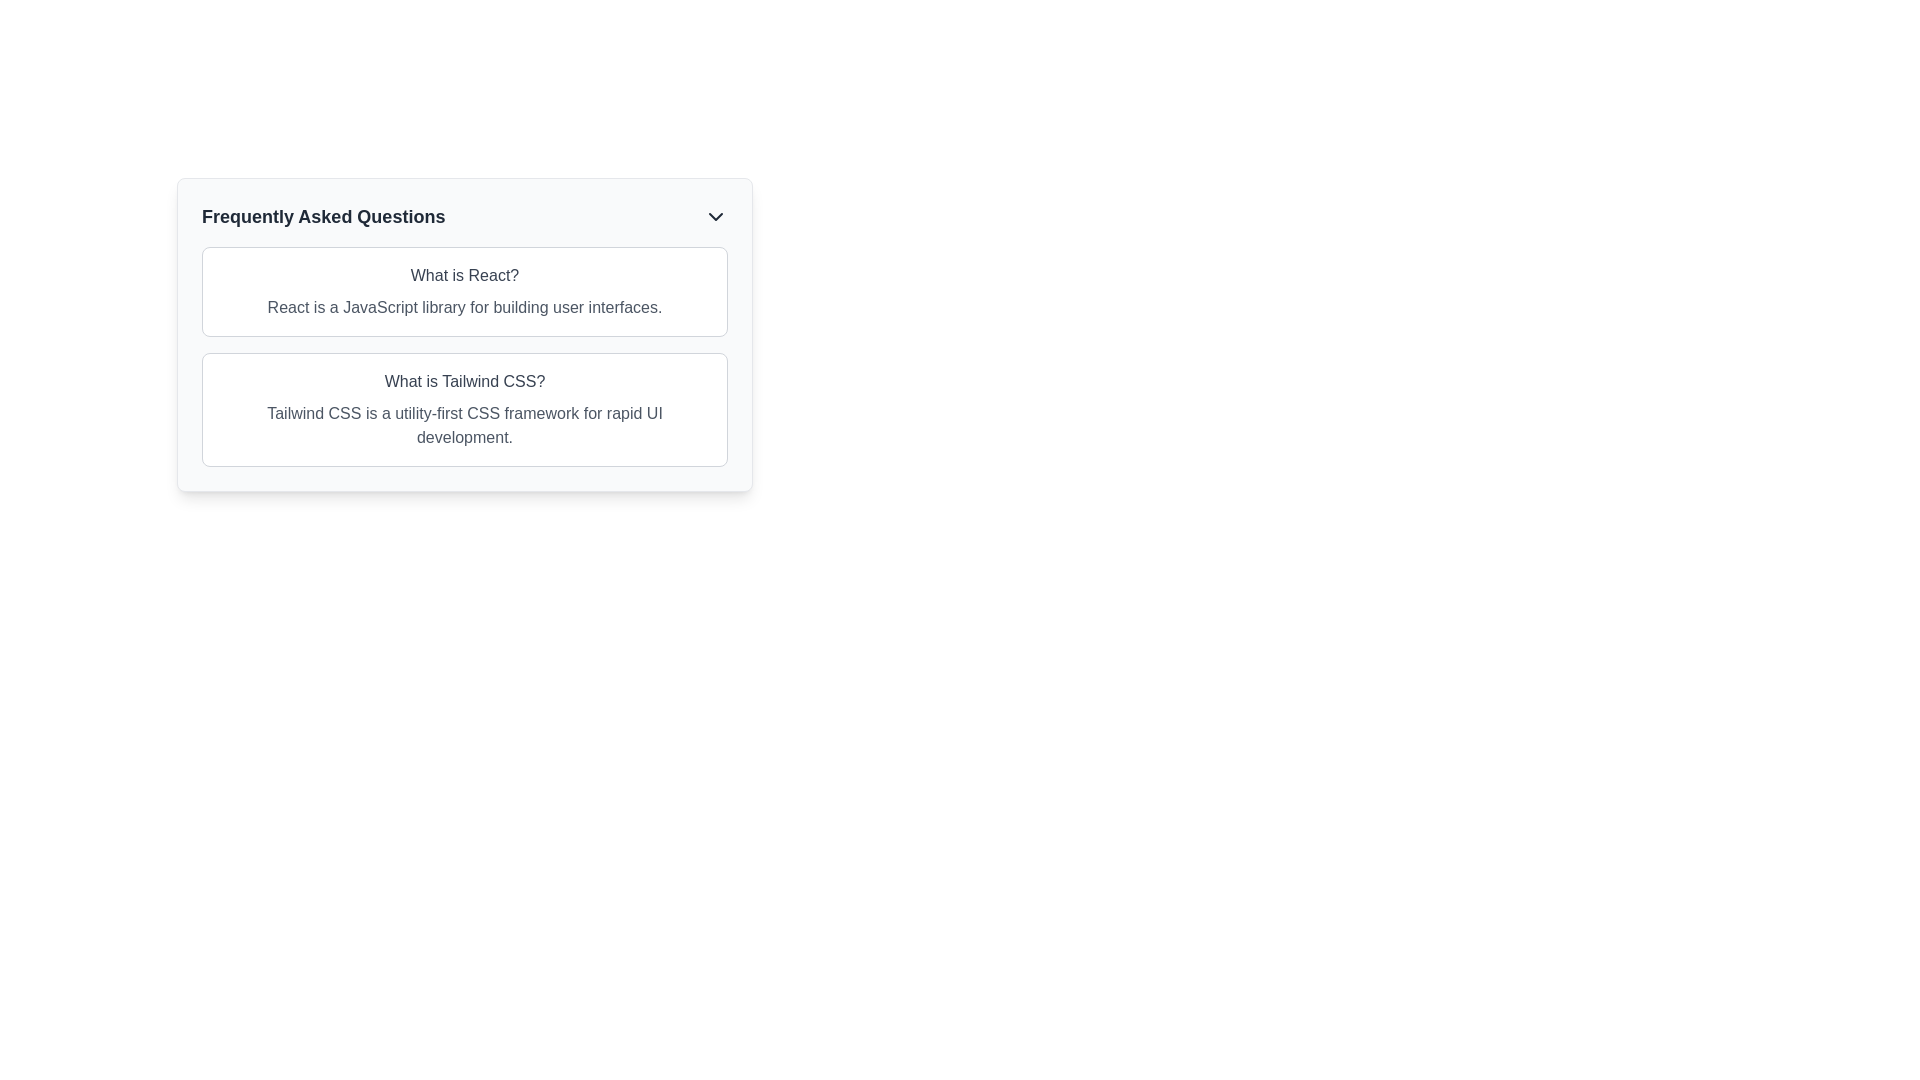 Image resolution: width=1920 pixels, height=1080 pixels. I want to click on text on the second informational card in the Frequently Asked Questions section, which has a white background and contains a bold question at the top and smaller explanatory text below, so click(464, 408).